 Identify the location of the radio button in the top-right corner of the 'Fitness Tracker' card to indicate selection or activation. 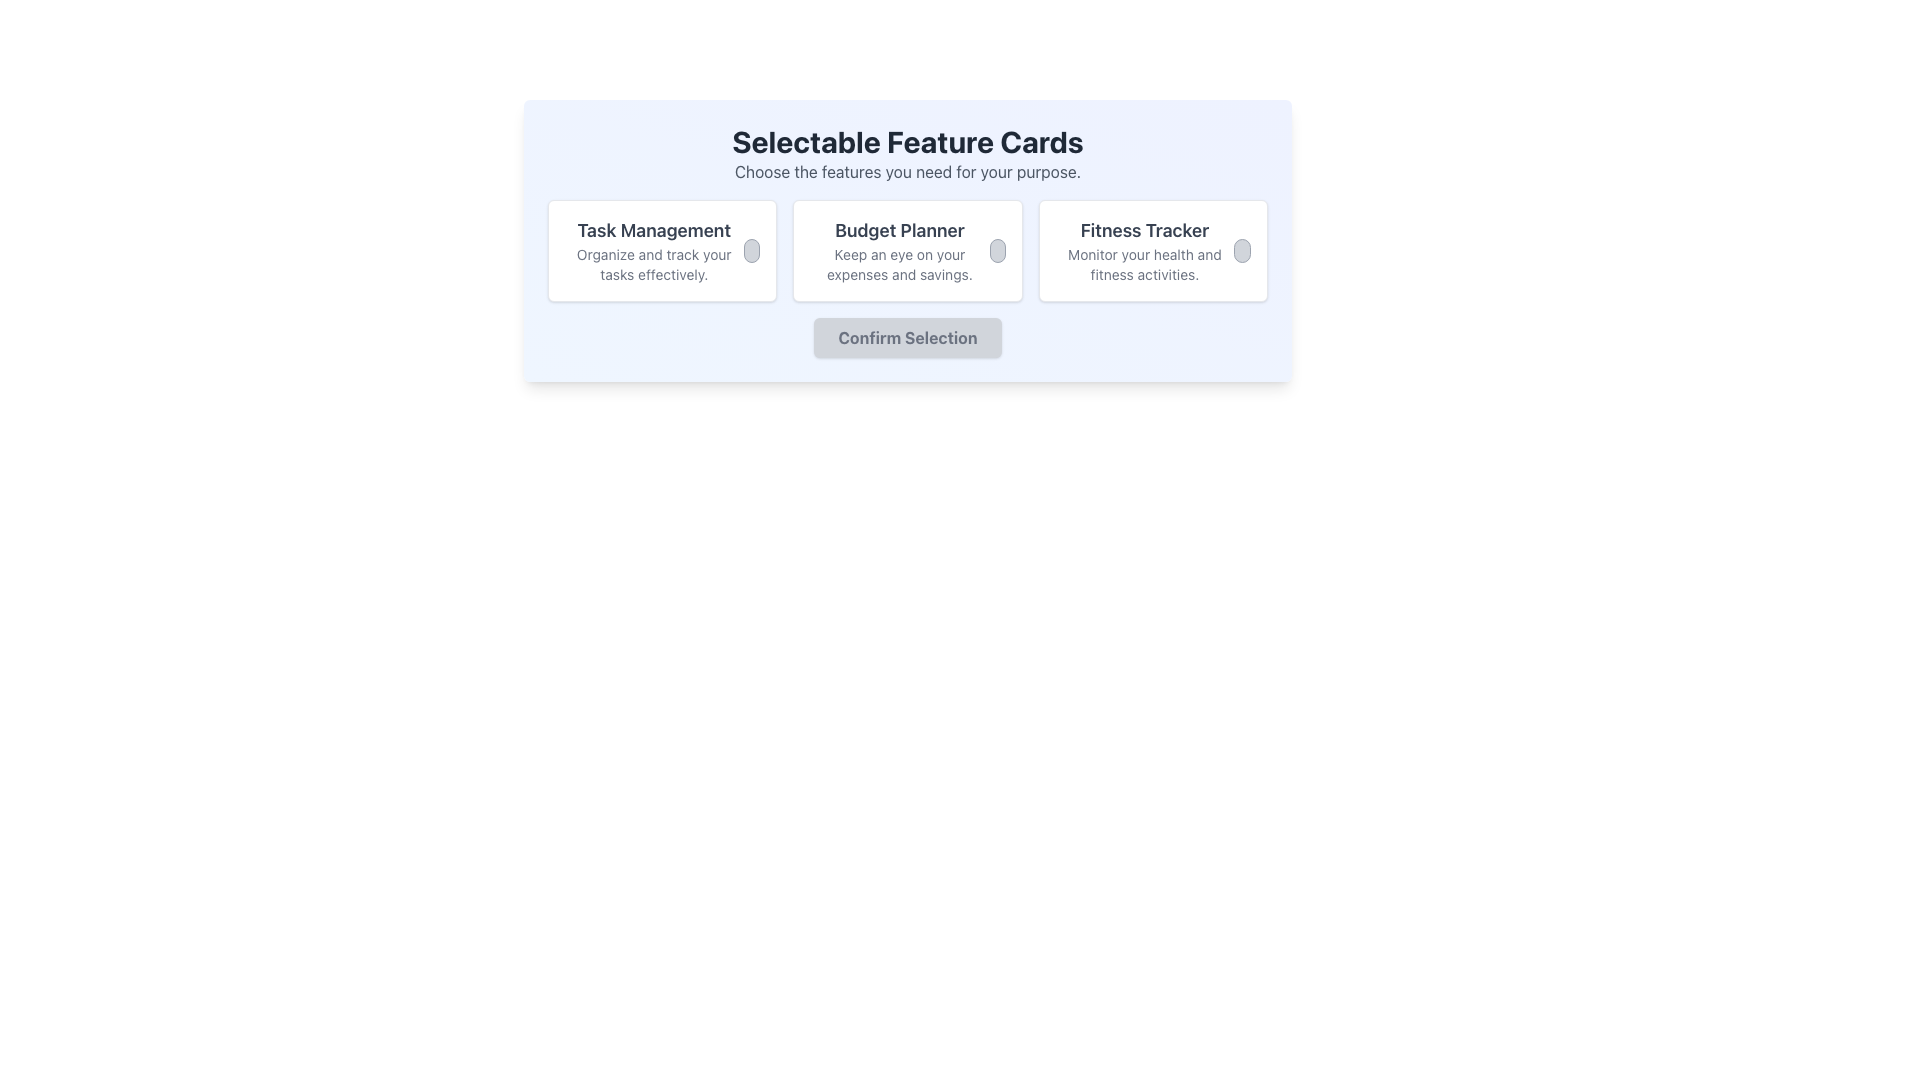
(1241, 249).